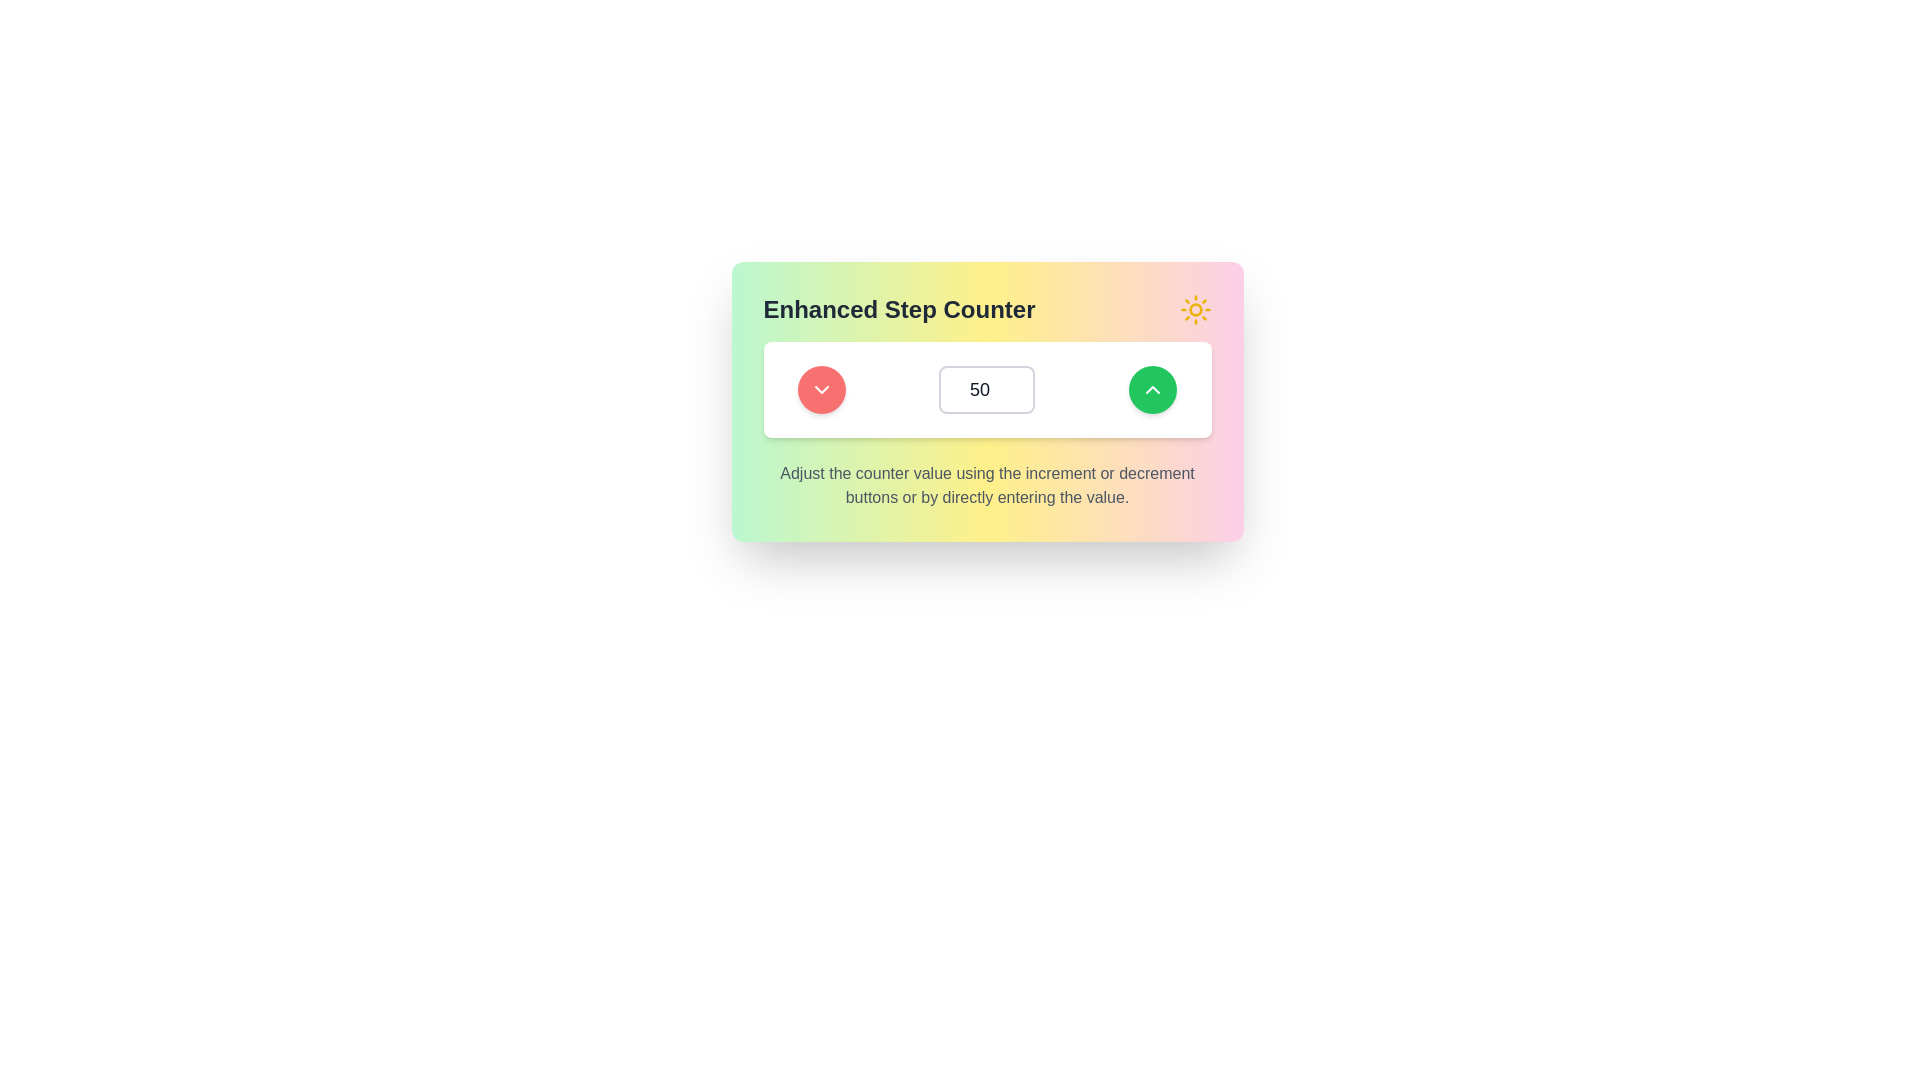  What do you see at coordinates (987, 389) in the screenshot?
I see `the number input` at bounding box center [987, 389].